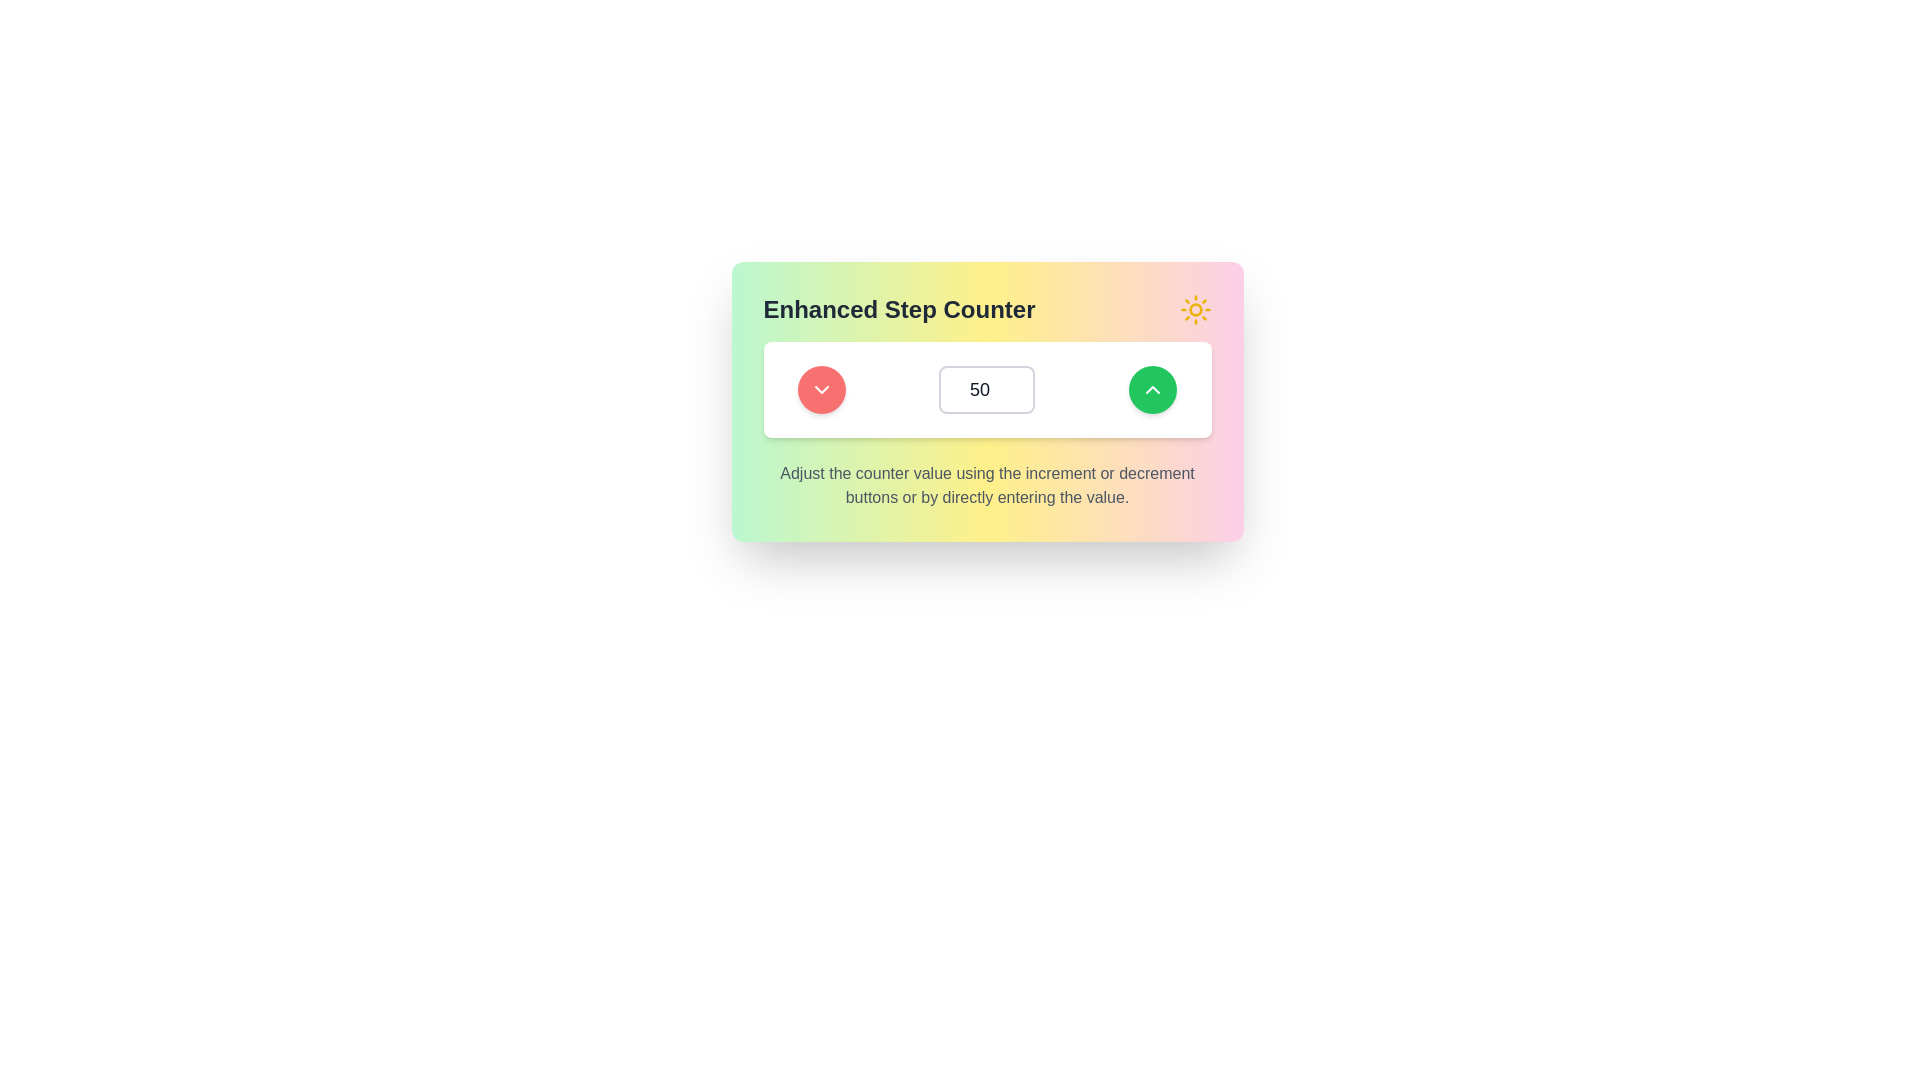  What do you see at coordinates (987, 389) in the screenshot?
I see `the number input` at bounding box center [987, 389].